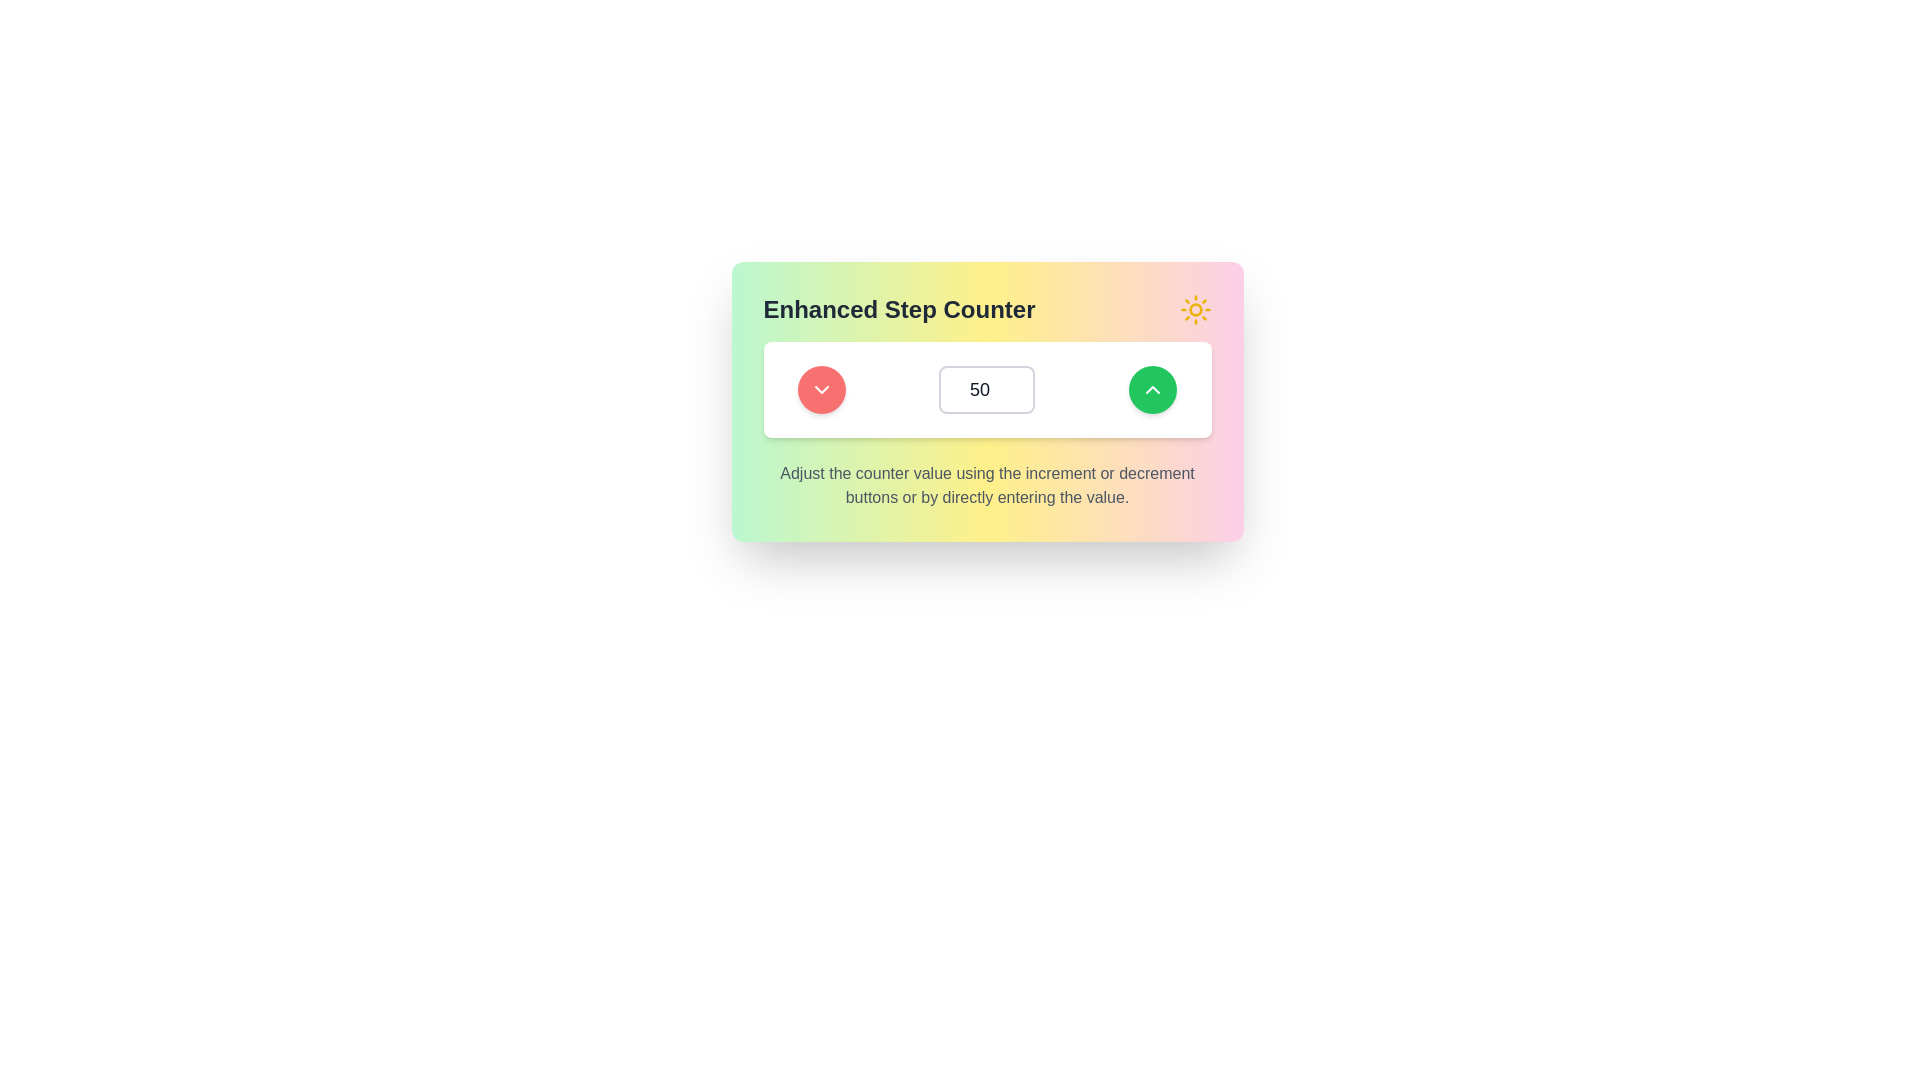  What do you see at coordinates (987, 389) in the screenshot?
I see `the number input` at bounding box center [987, 389].